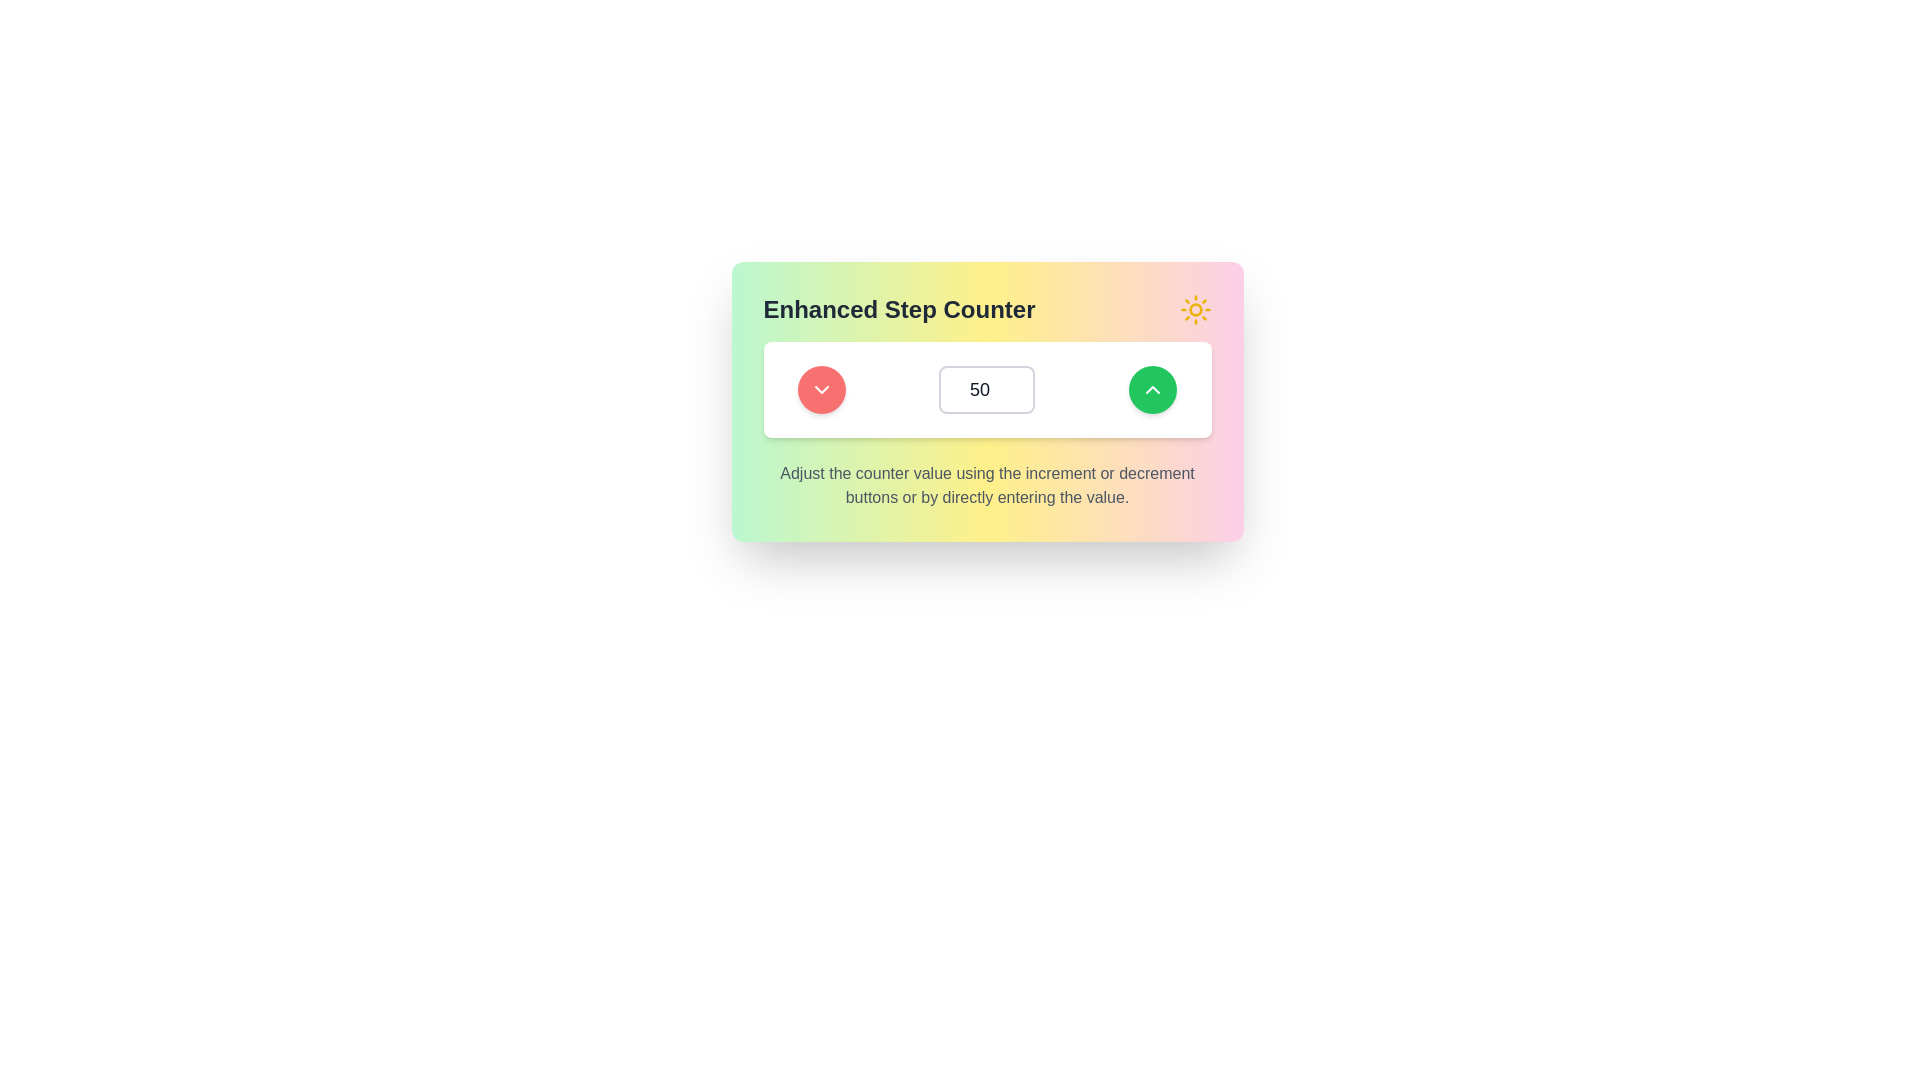  What do you see at coordinates (987, 389) in the screenshot?
I see `the number input` at bounding box center [987, 389].